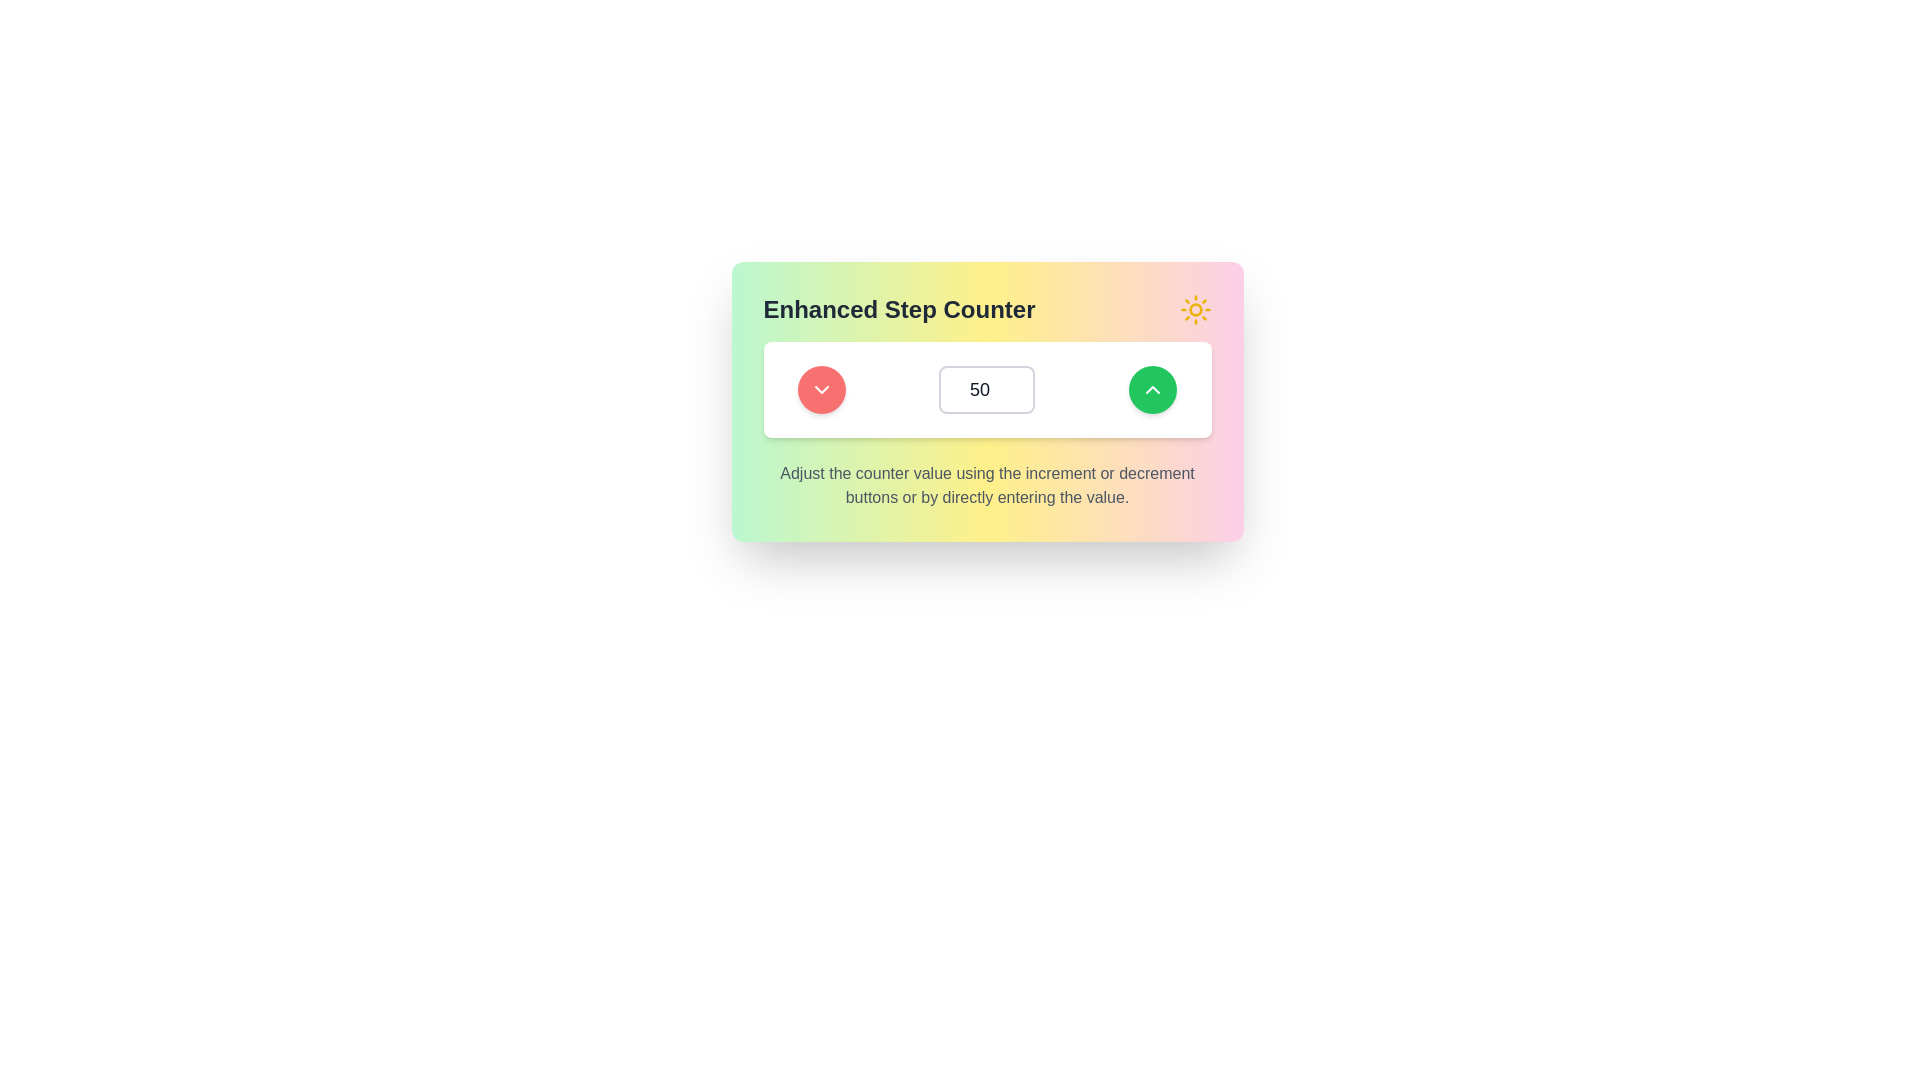  What do you see at coordinates (987, 389) in the screenshot?
I see `the number input` at bounding box center [987, 389].